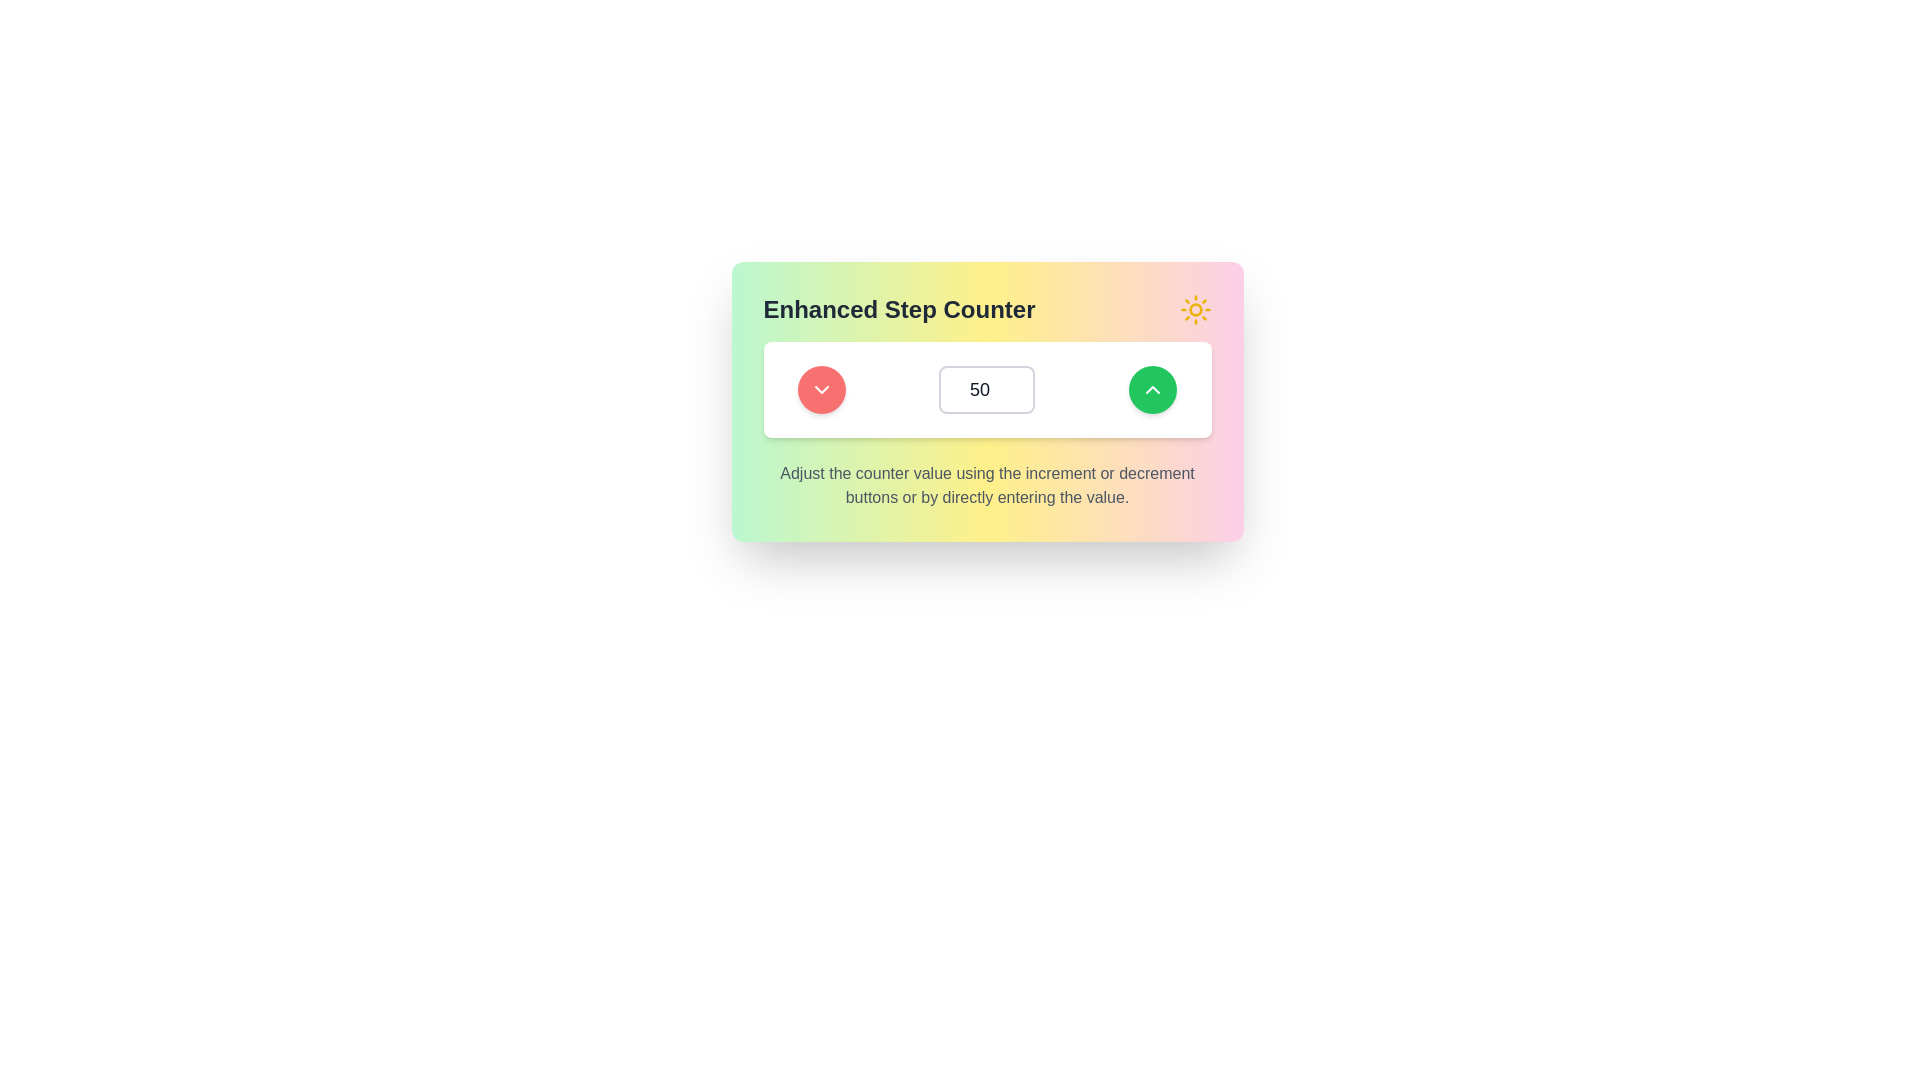  What do you see at coordinates (987, 389) in the screenshot?
I see `the number input` at bounding box center [987, 389].